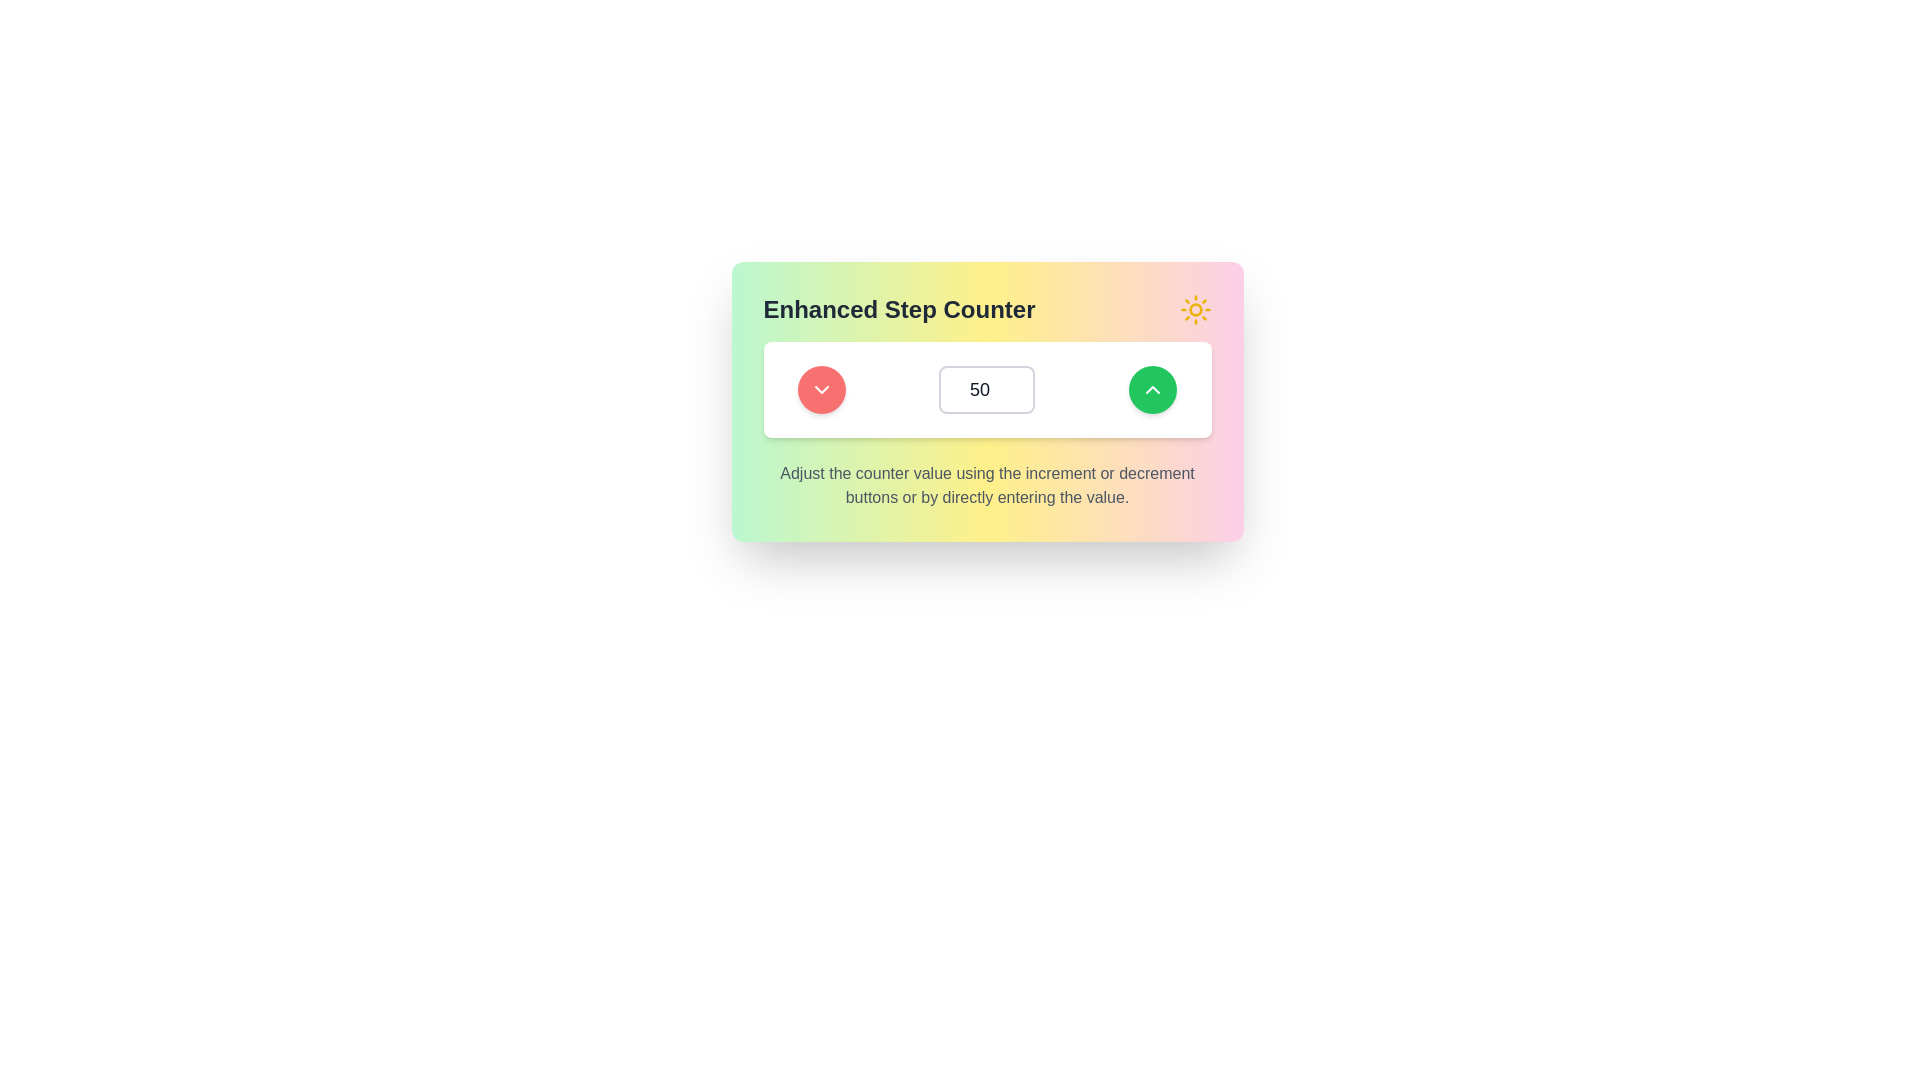  What do you see at coordinates (987, 389) in the screenshot?
I see `the number input` at bounding box center [987, 389].